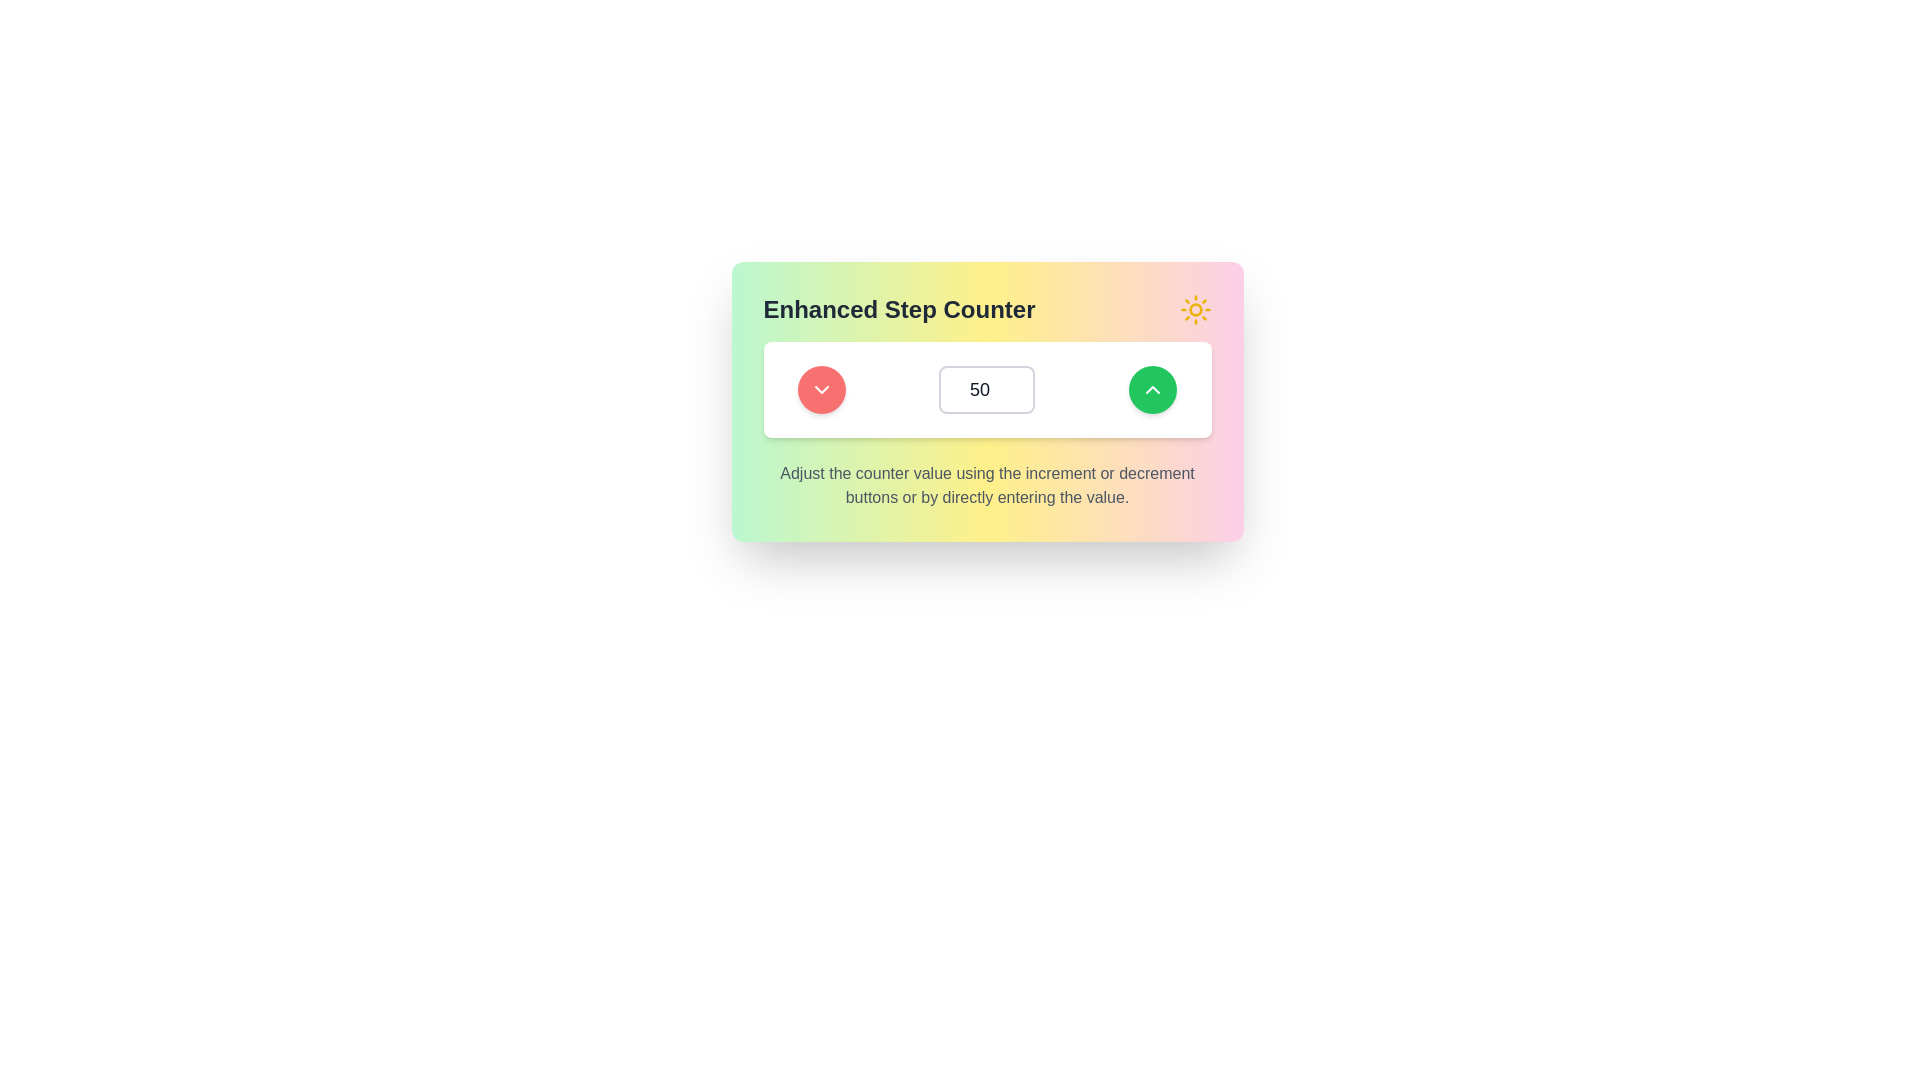  What do you see at coordinates (987, 389) in the screenshot?
I see `the number input` at bounding box center [987, 389].